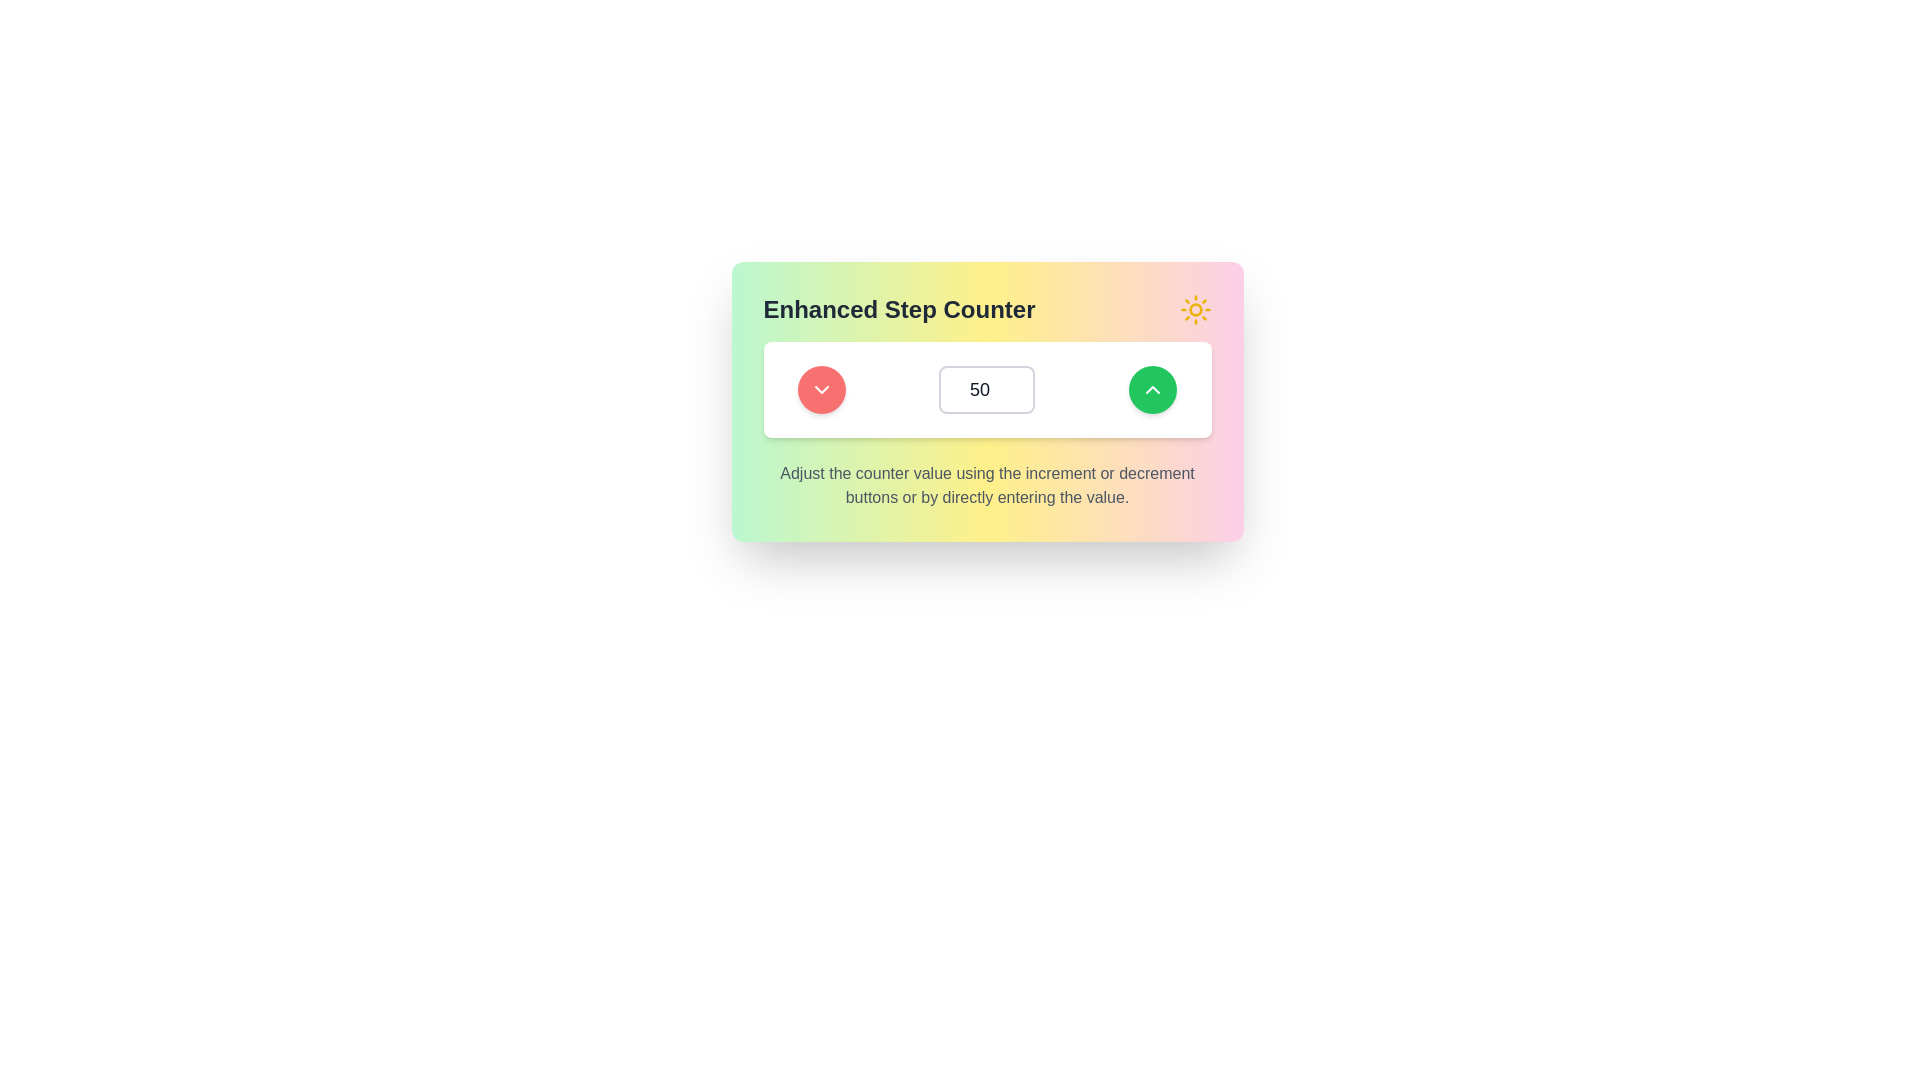  What do you see at coordinates (987, 389) in the screenshot?
I see `the number input` at bounding box center [987, 389].